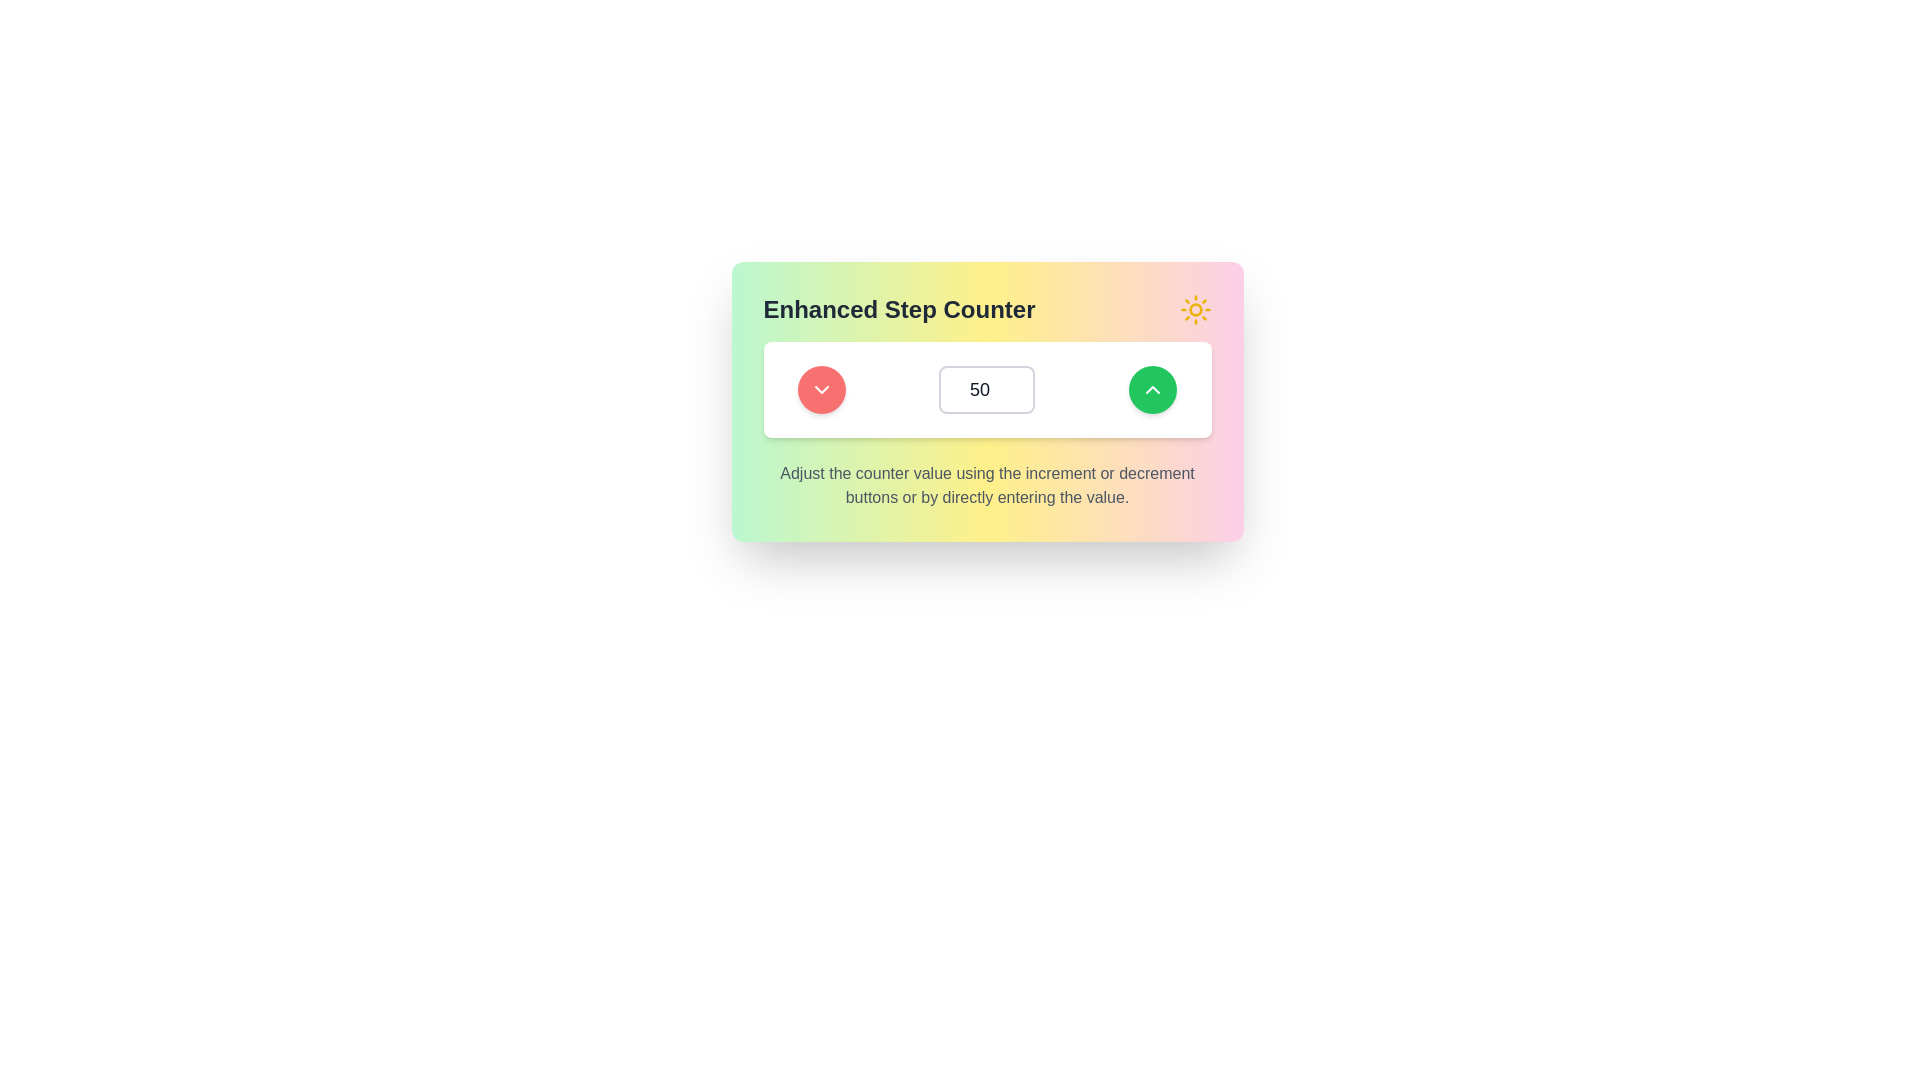  What do you see at coordinates (987, 389) in the screenshot?
I see `the number input` at bounding box center [987, 389].